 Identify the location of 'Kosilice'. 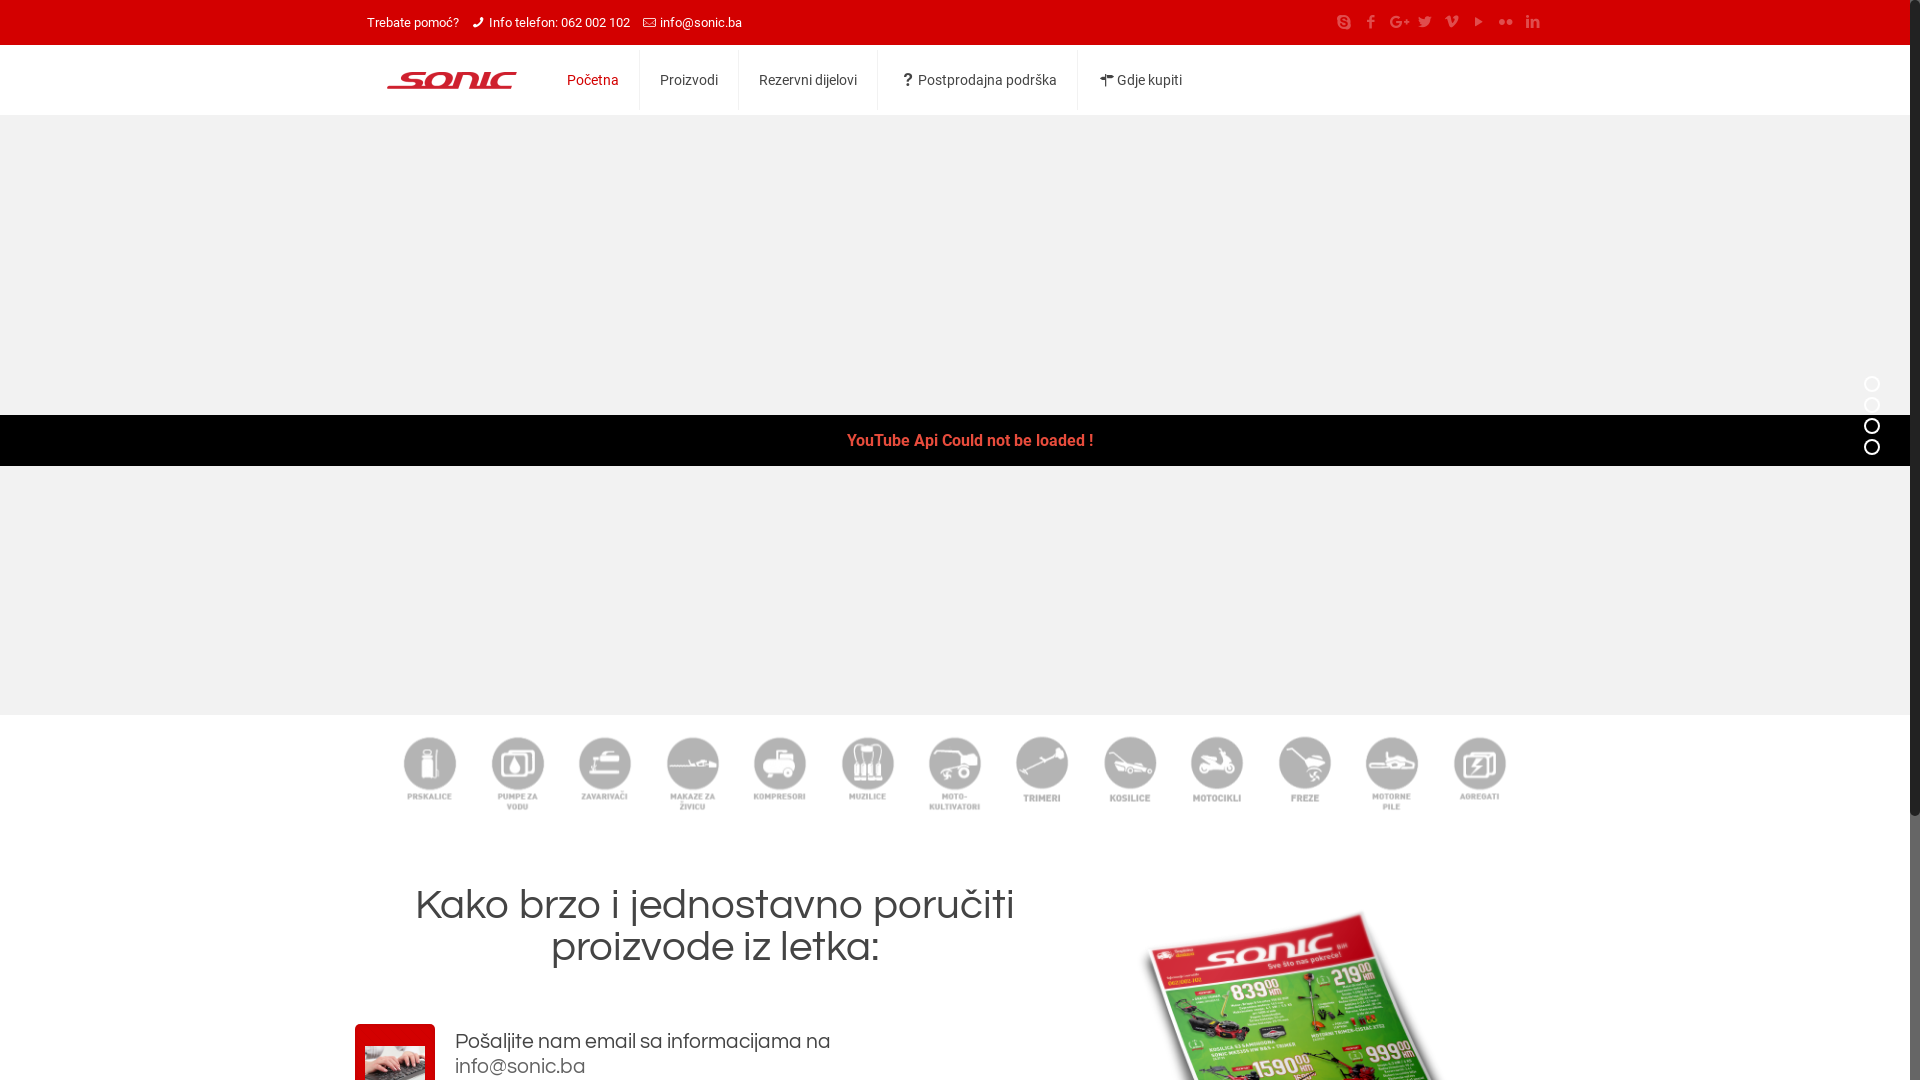
(1129, 771).